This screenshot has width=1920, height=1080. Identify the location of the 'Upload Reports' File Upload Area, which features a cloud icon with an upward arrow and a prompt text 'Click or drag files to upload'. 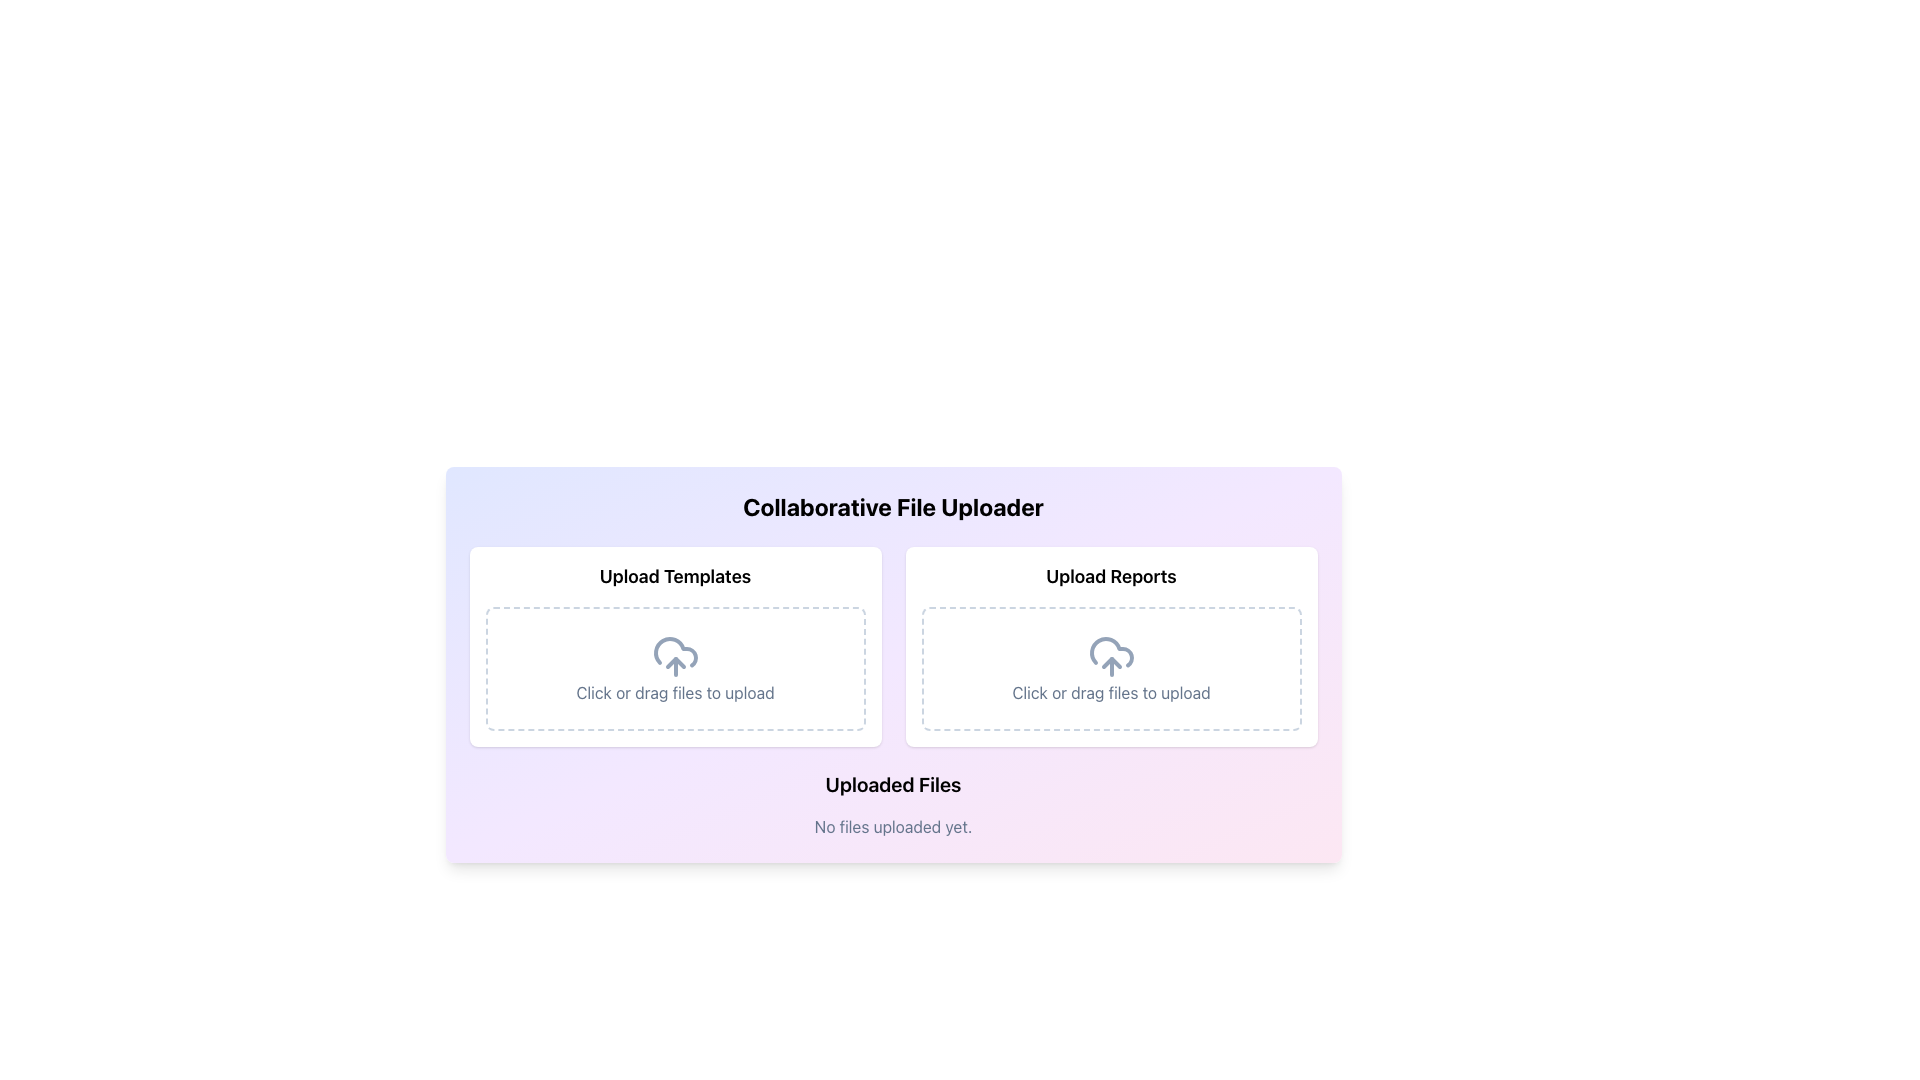
(1110, 647).